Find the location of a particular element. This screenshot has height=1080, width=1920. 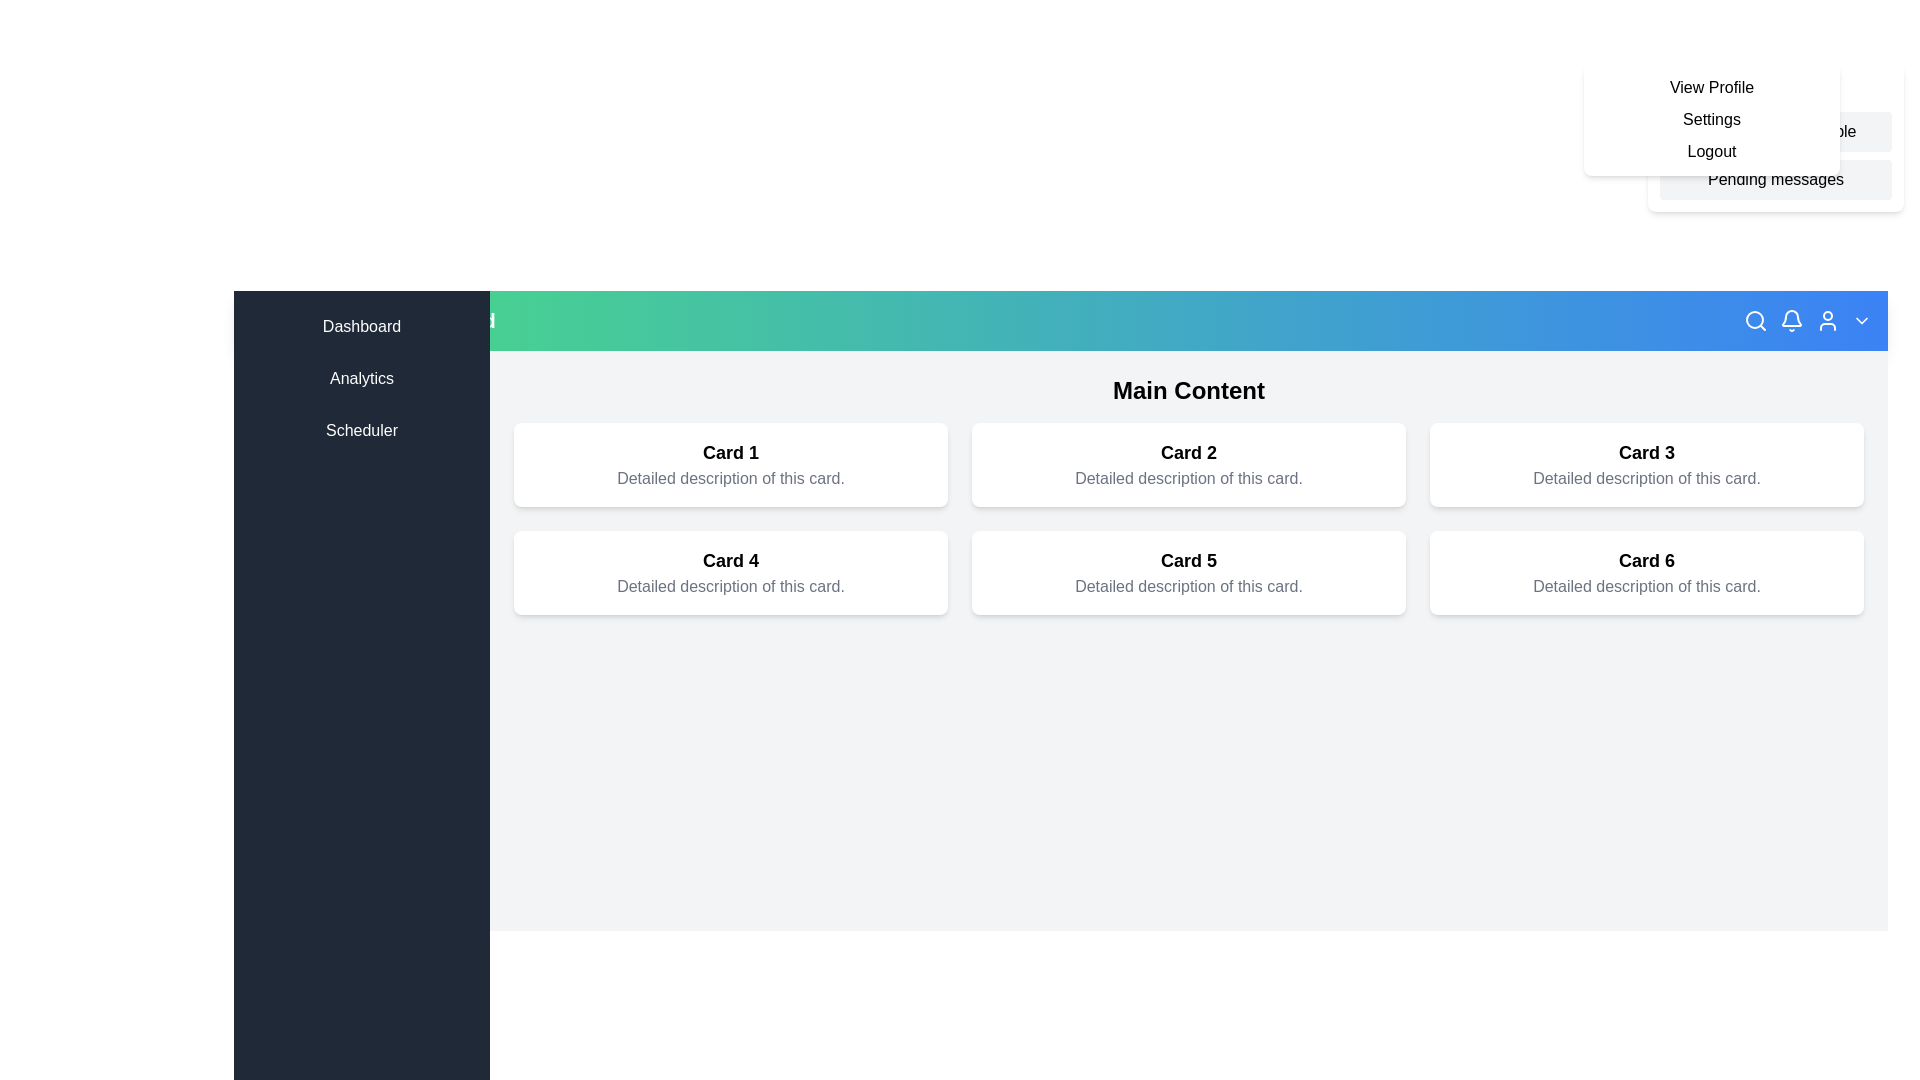

the third item in the sidebar menu, which serves as a text-based navigation option is located at coordinates (361, 430).